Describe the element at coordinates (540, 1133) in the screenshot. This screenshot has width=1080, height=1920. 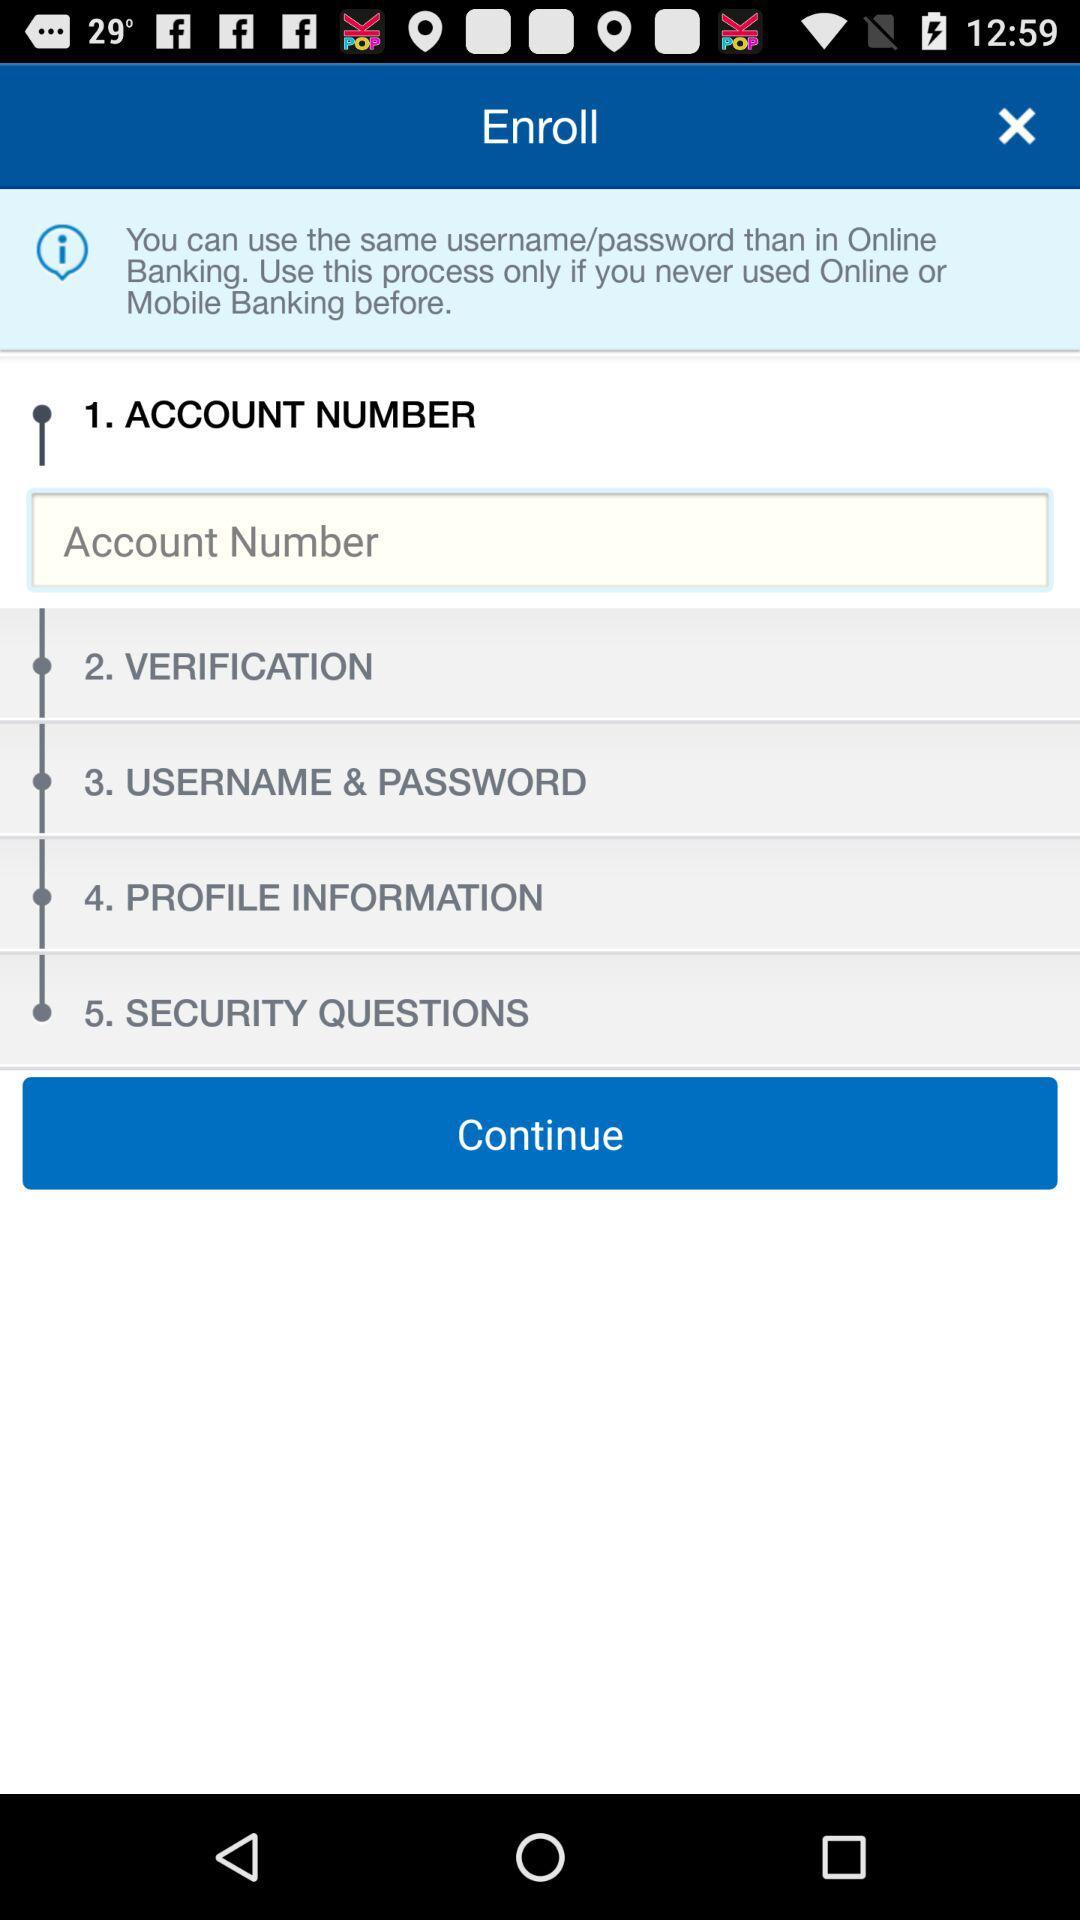
I see `item at the center` at that location.